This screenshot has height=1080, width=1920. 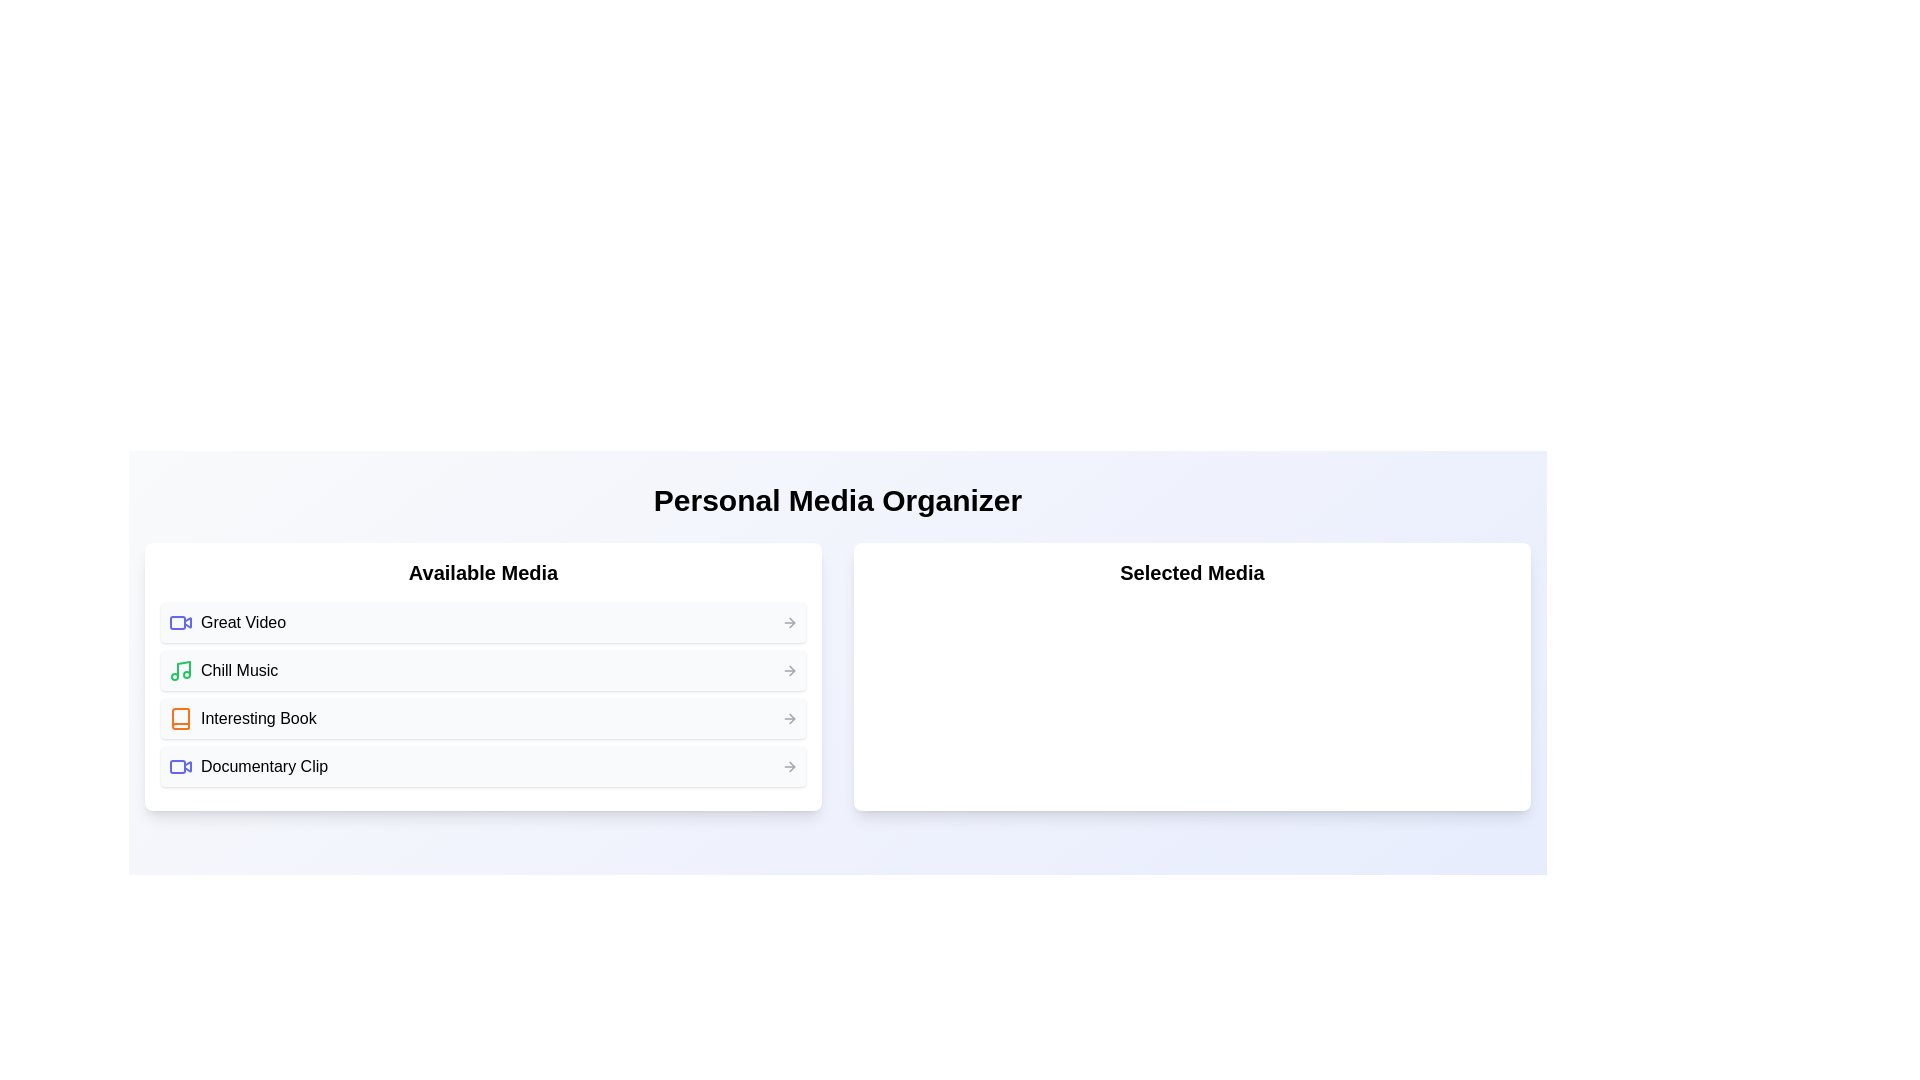 What do you see at coordinates (791, 717) in the screenshot?
I see `the right-pointing arrow icon that indicates navigation for the media item 'Interesting Book'` at bounding box center [791, 717].